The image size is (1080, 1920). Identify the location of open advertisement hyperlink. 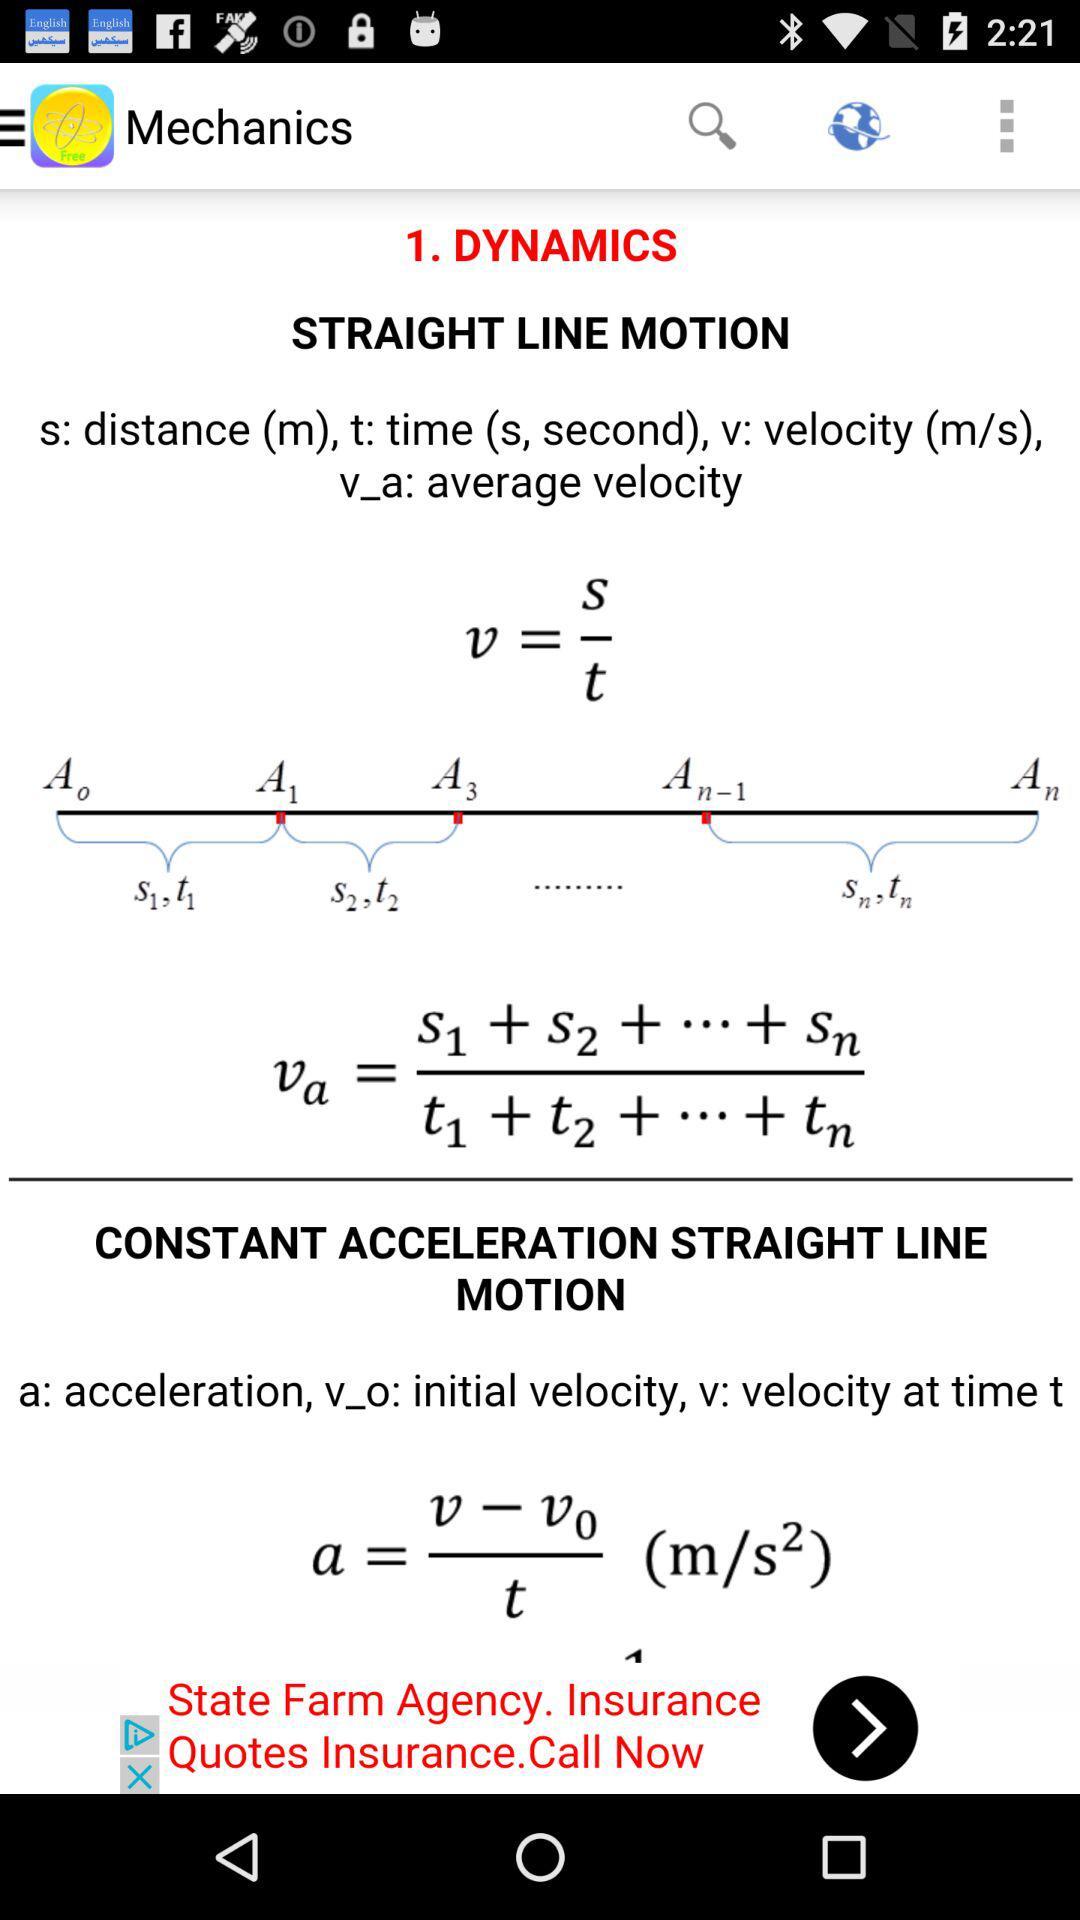
(540, 1727).